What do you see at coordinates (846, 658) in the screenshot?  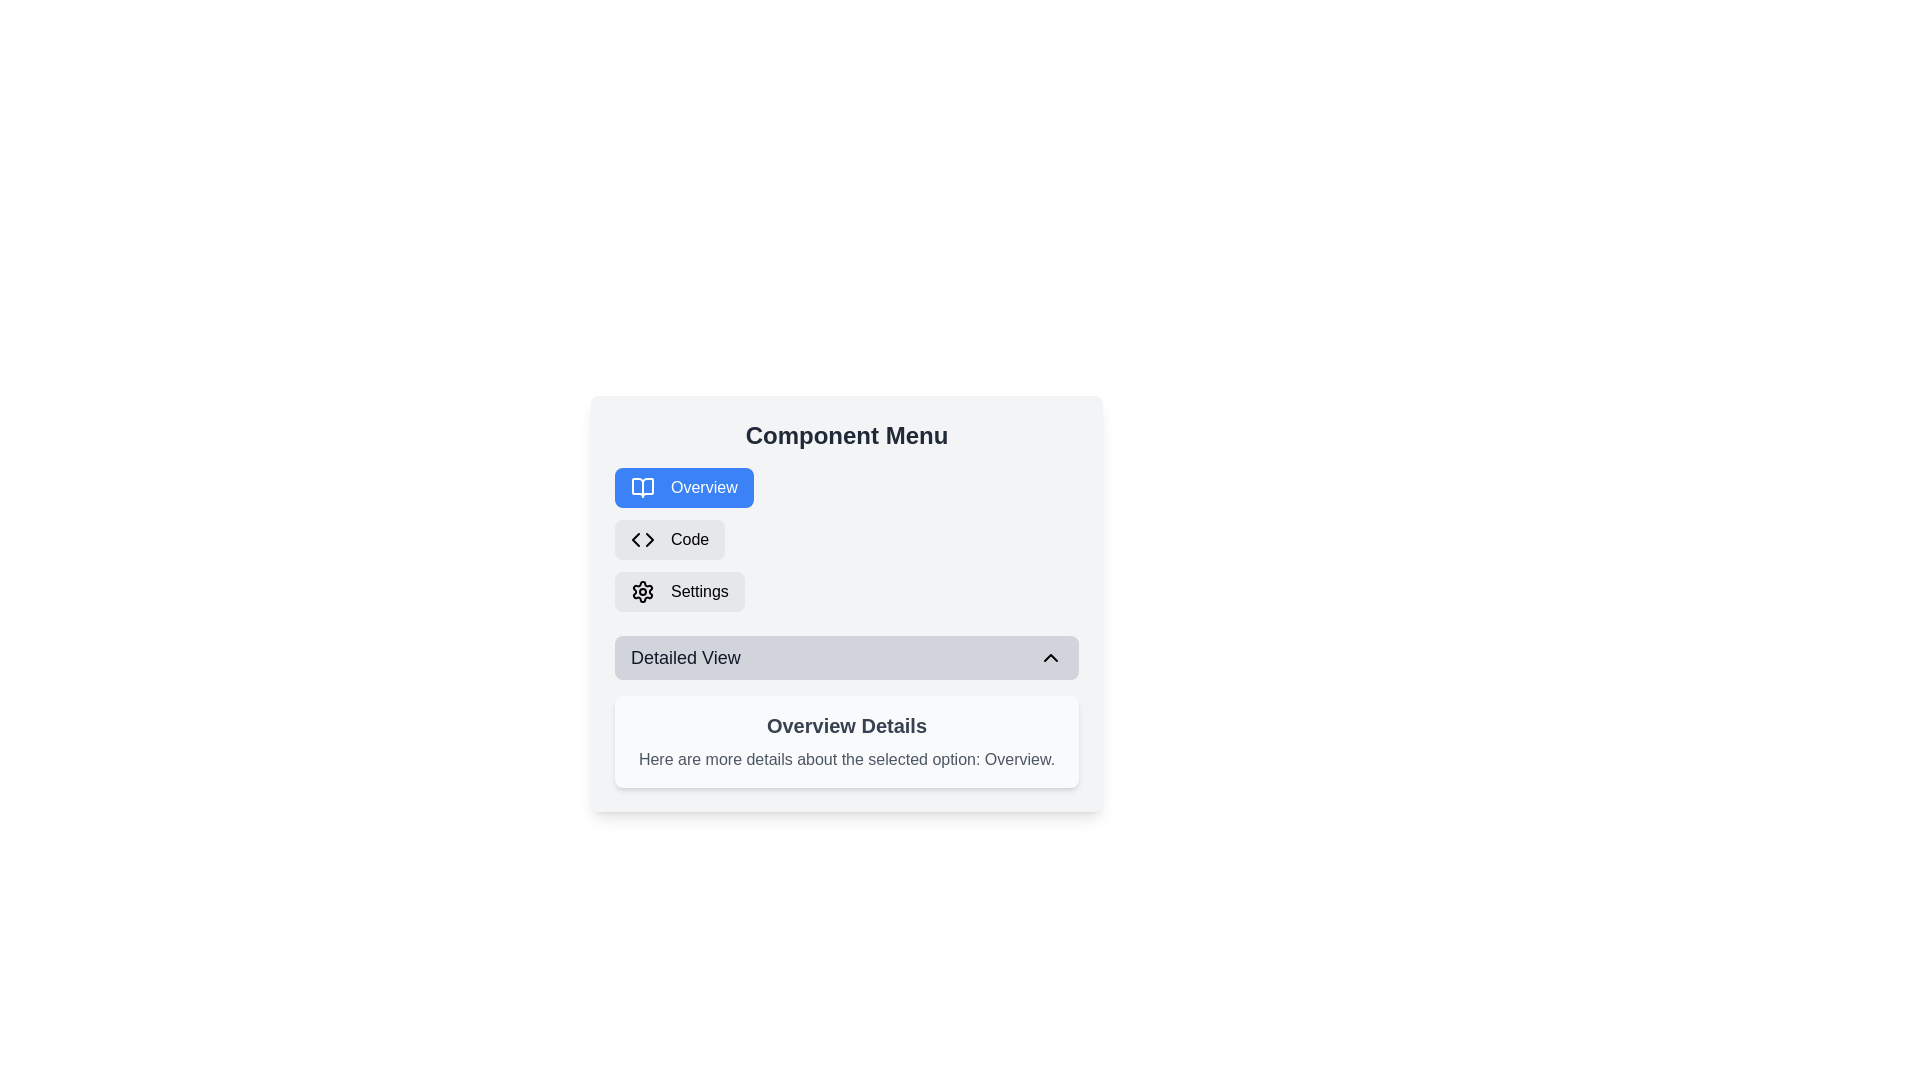 I see `the 'Detailed View' toggle button, which has a light gray background and rounded corners, located below the 'Component Menu' section` at bounding box center [846, 658].